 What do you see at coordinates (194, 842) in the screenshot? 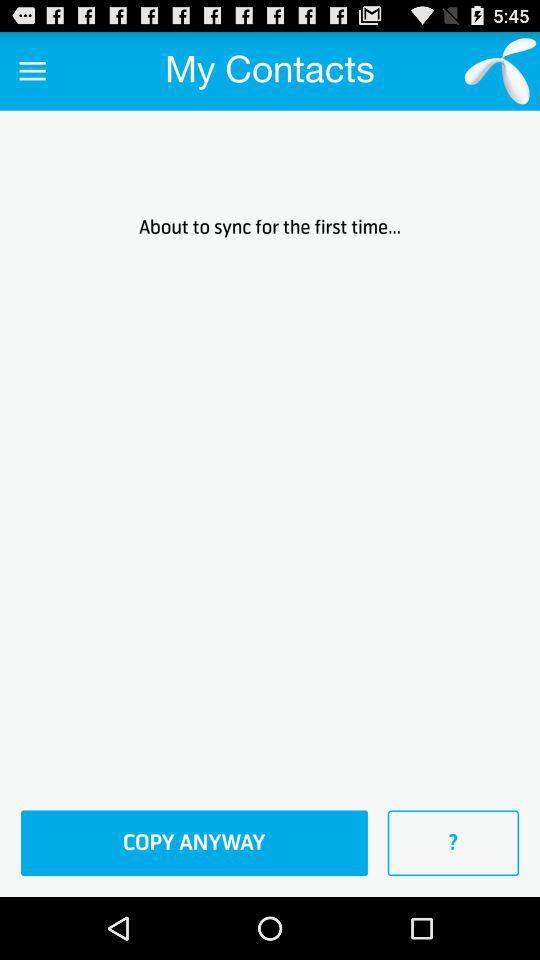
I see `the copy anyway at the bottom` at bounding box center [194, 842].